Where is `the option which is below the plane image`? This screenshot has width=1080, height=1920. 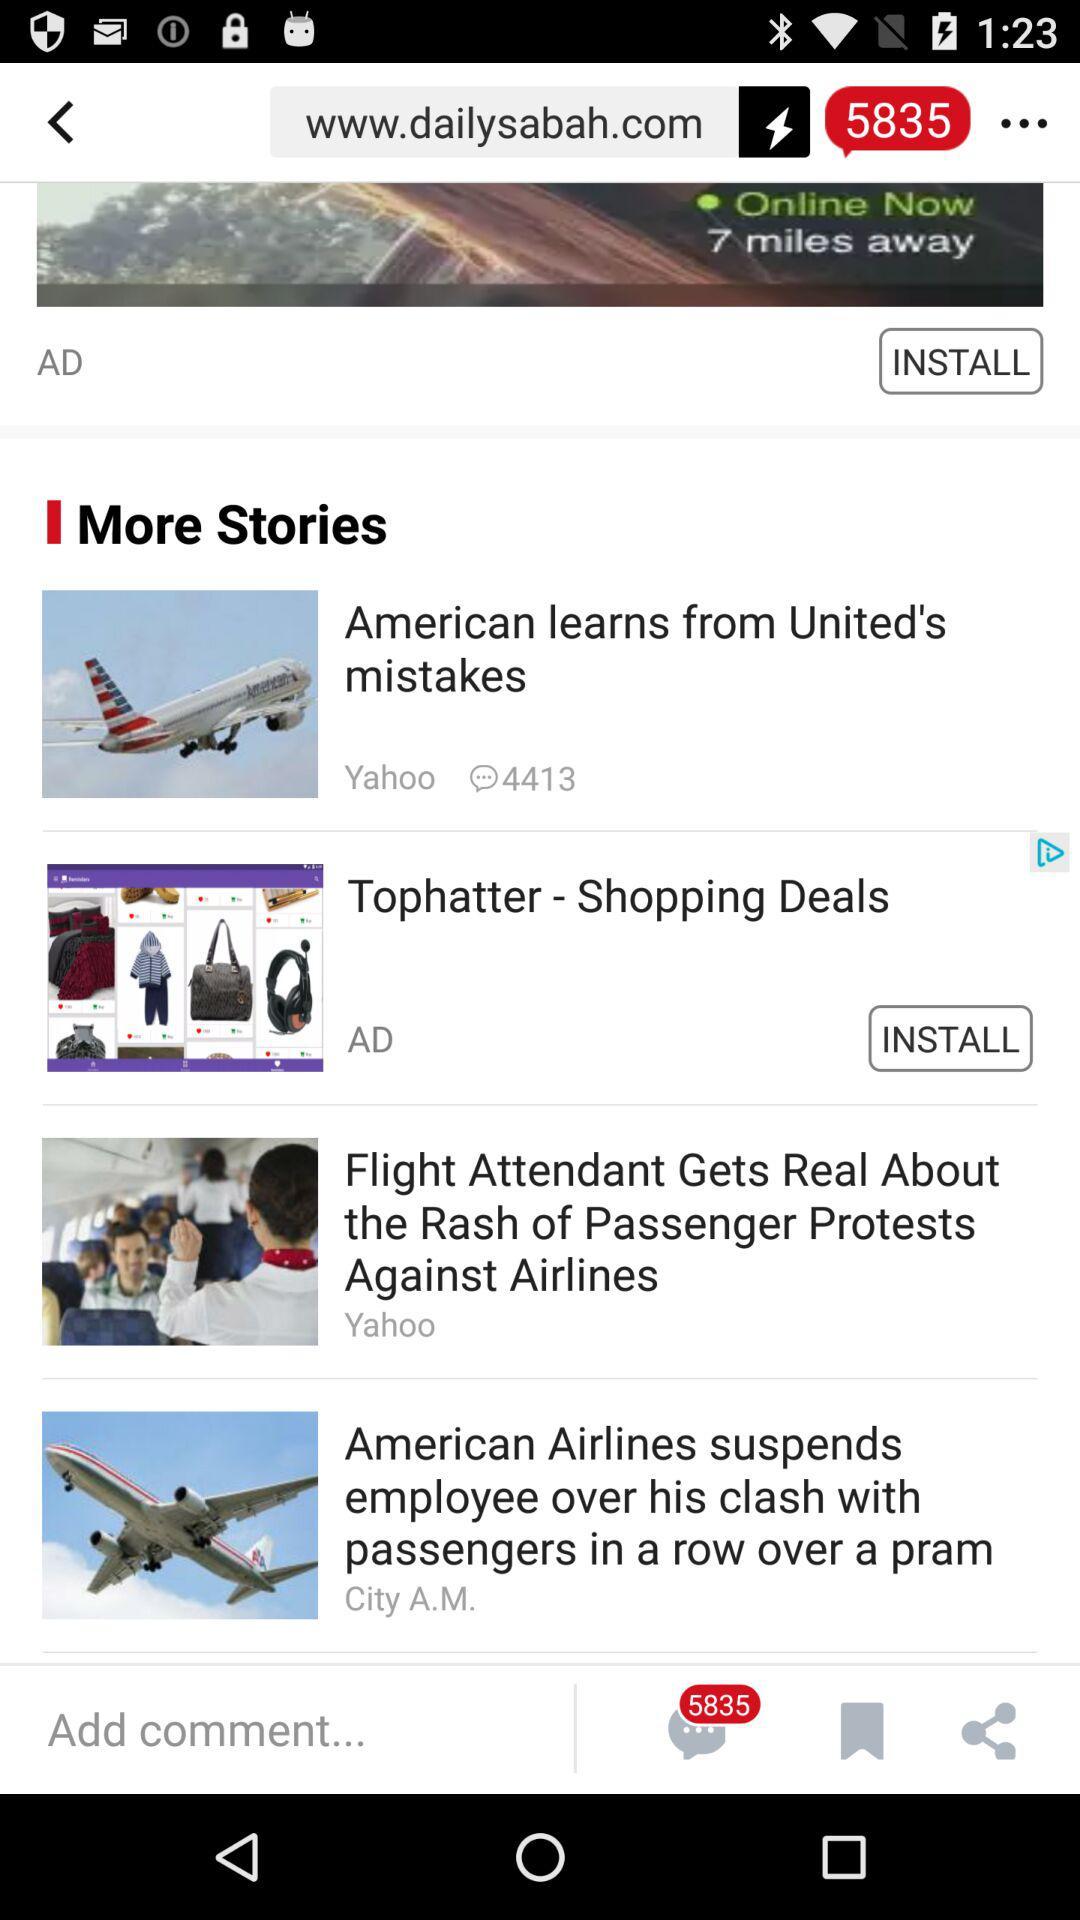
the option which is below the plane image is located at coordinates (540, 968).